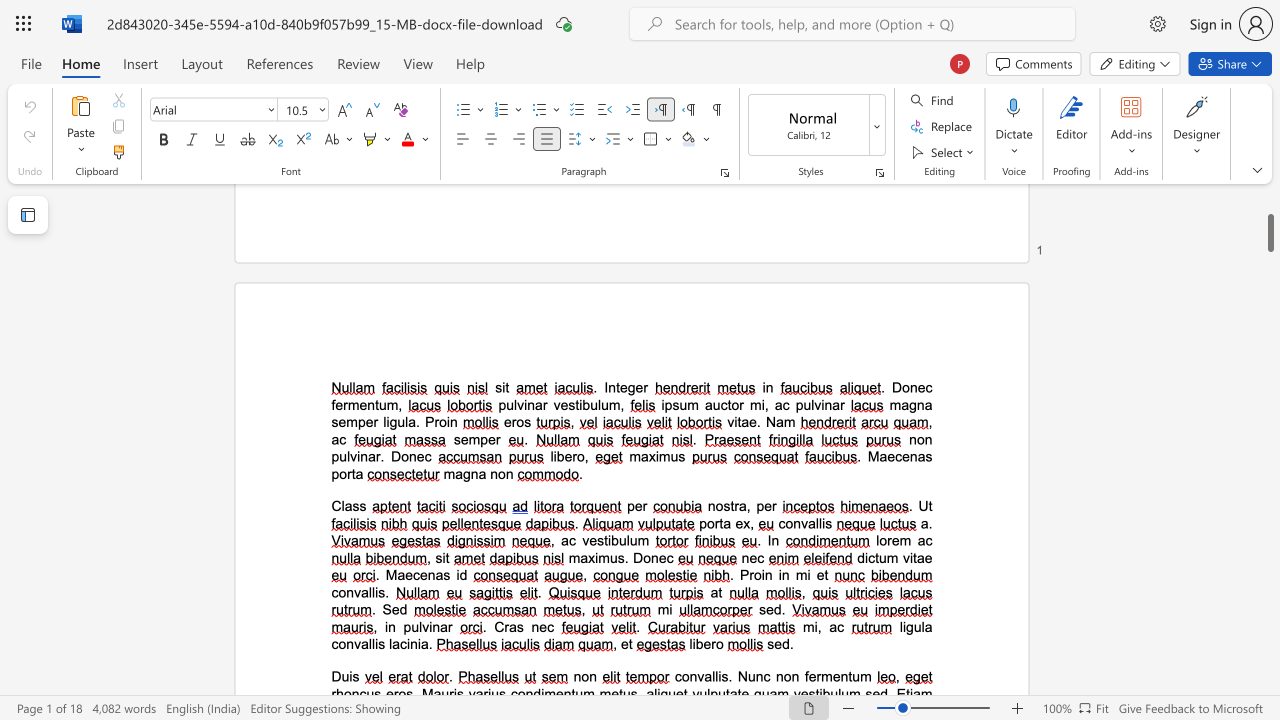  Describe the element at coordinates (801, 575) in the screenshot. I see `the 1th character "m" in the text` at that location.